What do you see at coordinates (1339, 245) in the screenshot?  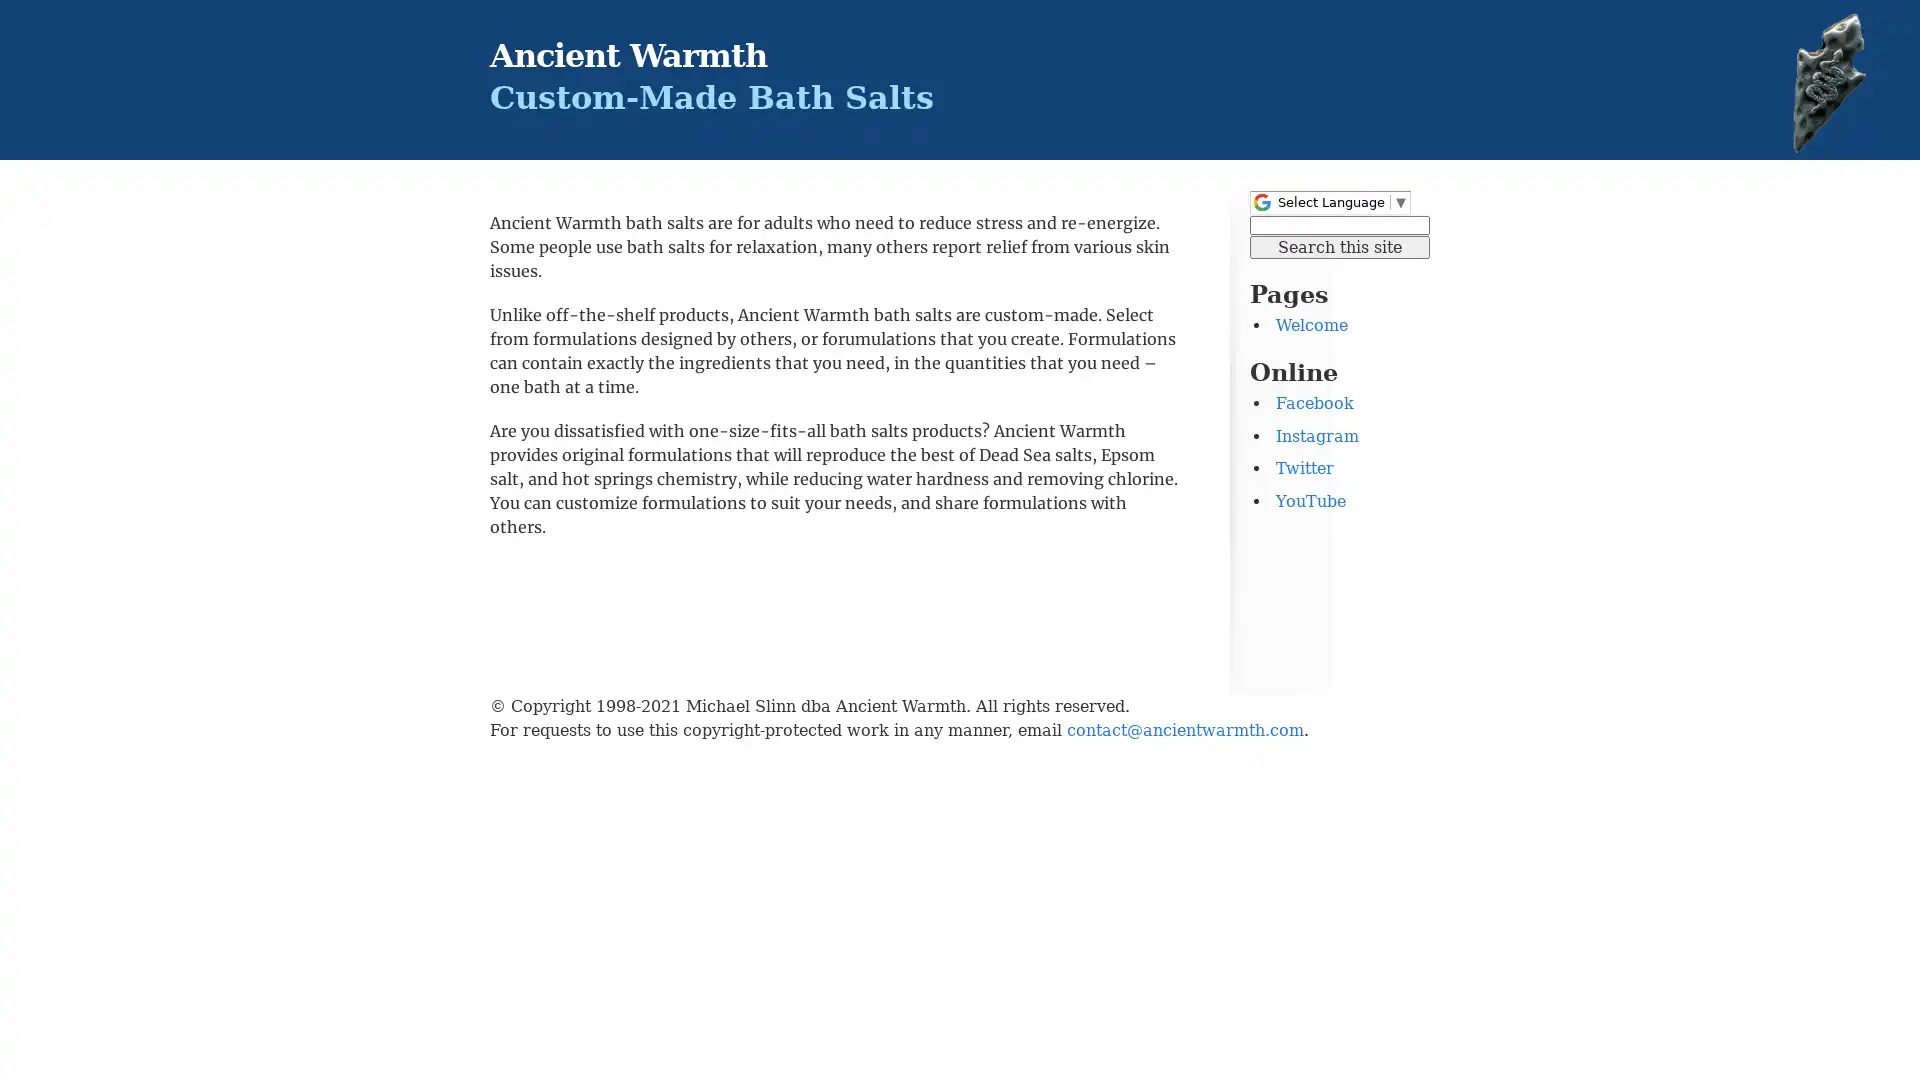 I see `Search this site` at bounding box center [1339, 245].